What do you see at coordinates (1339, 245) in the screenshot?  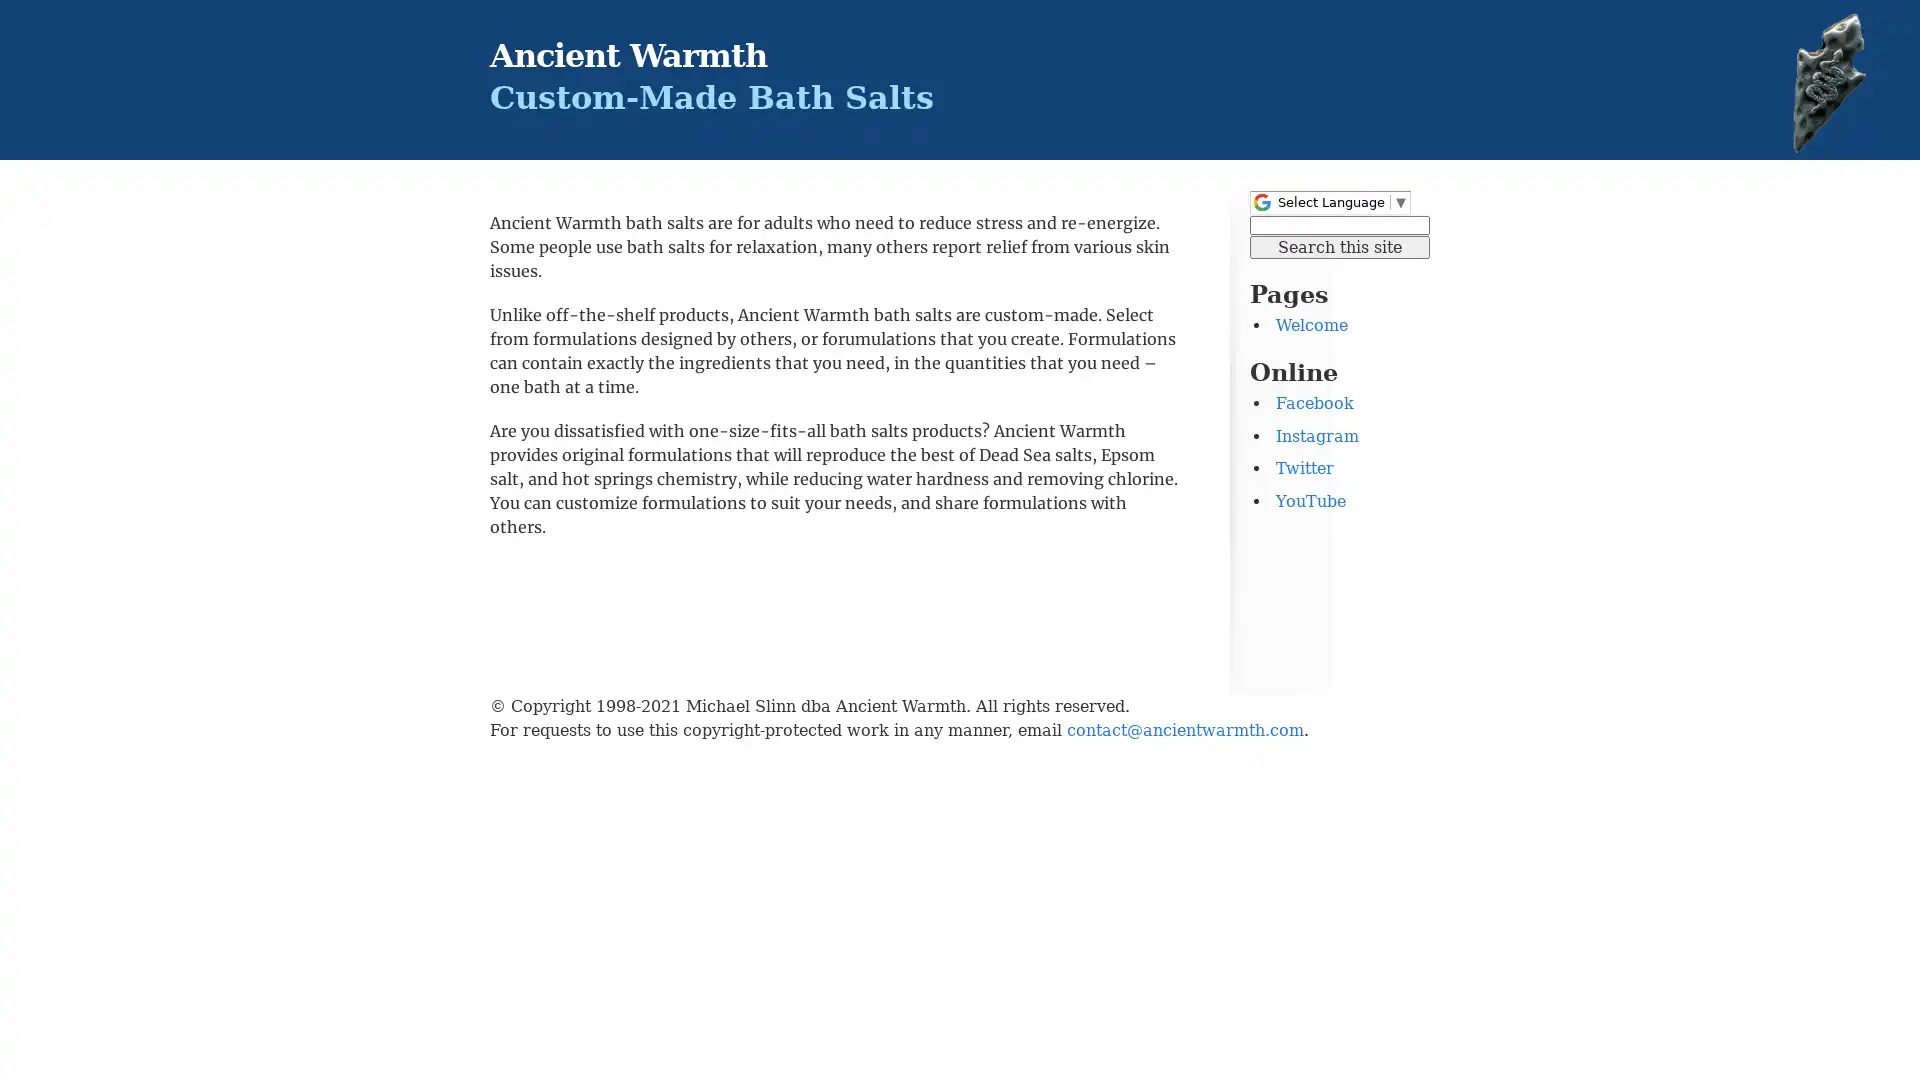 I see `Search this site` at bounding box center [1339, 245].